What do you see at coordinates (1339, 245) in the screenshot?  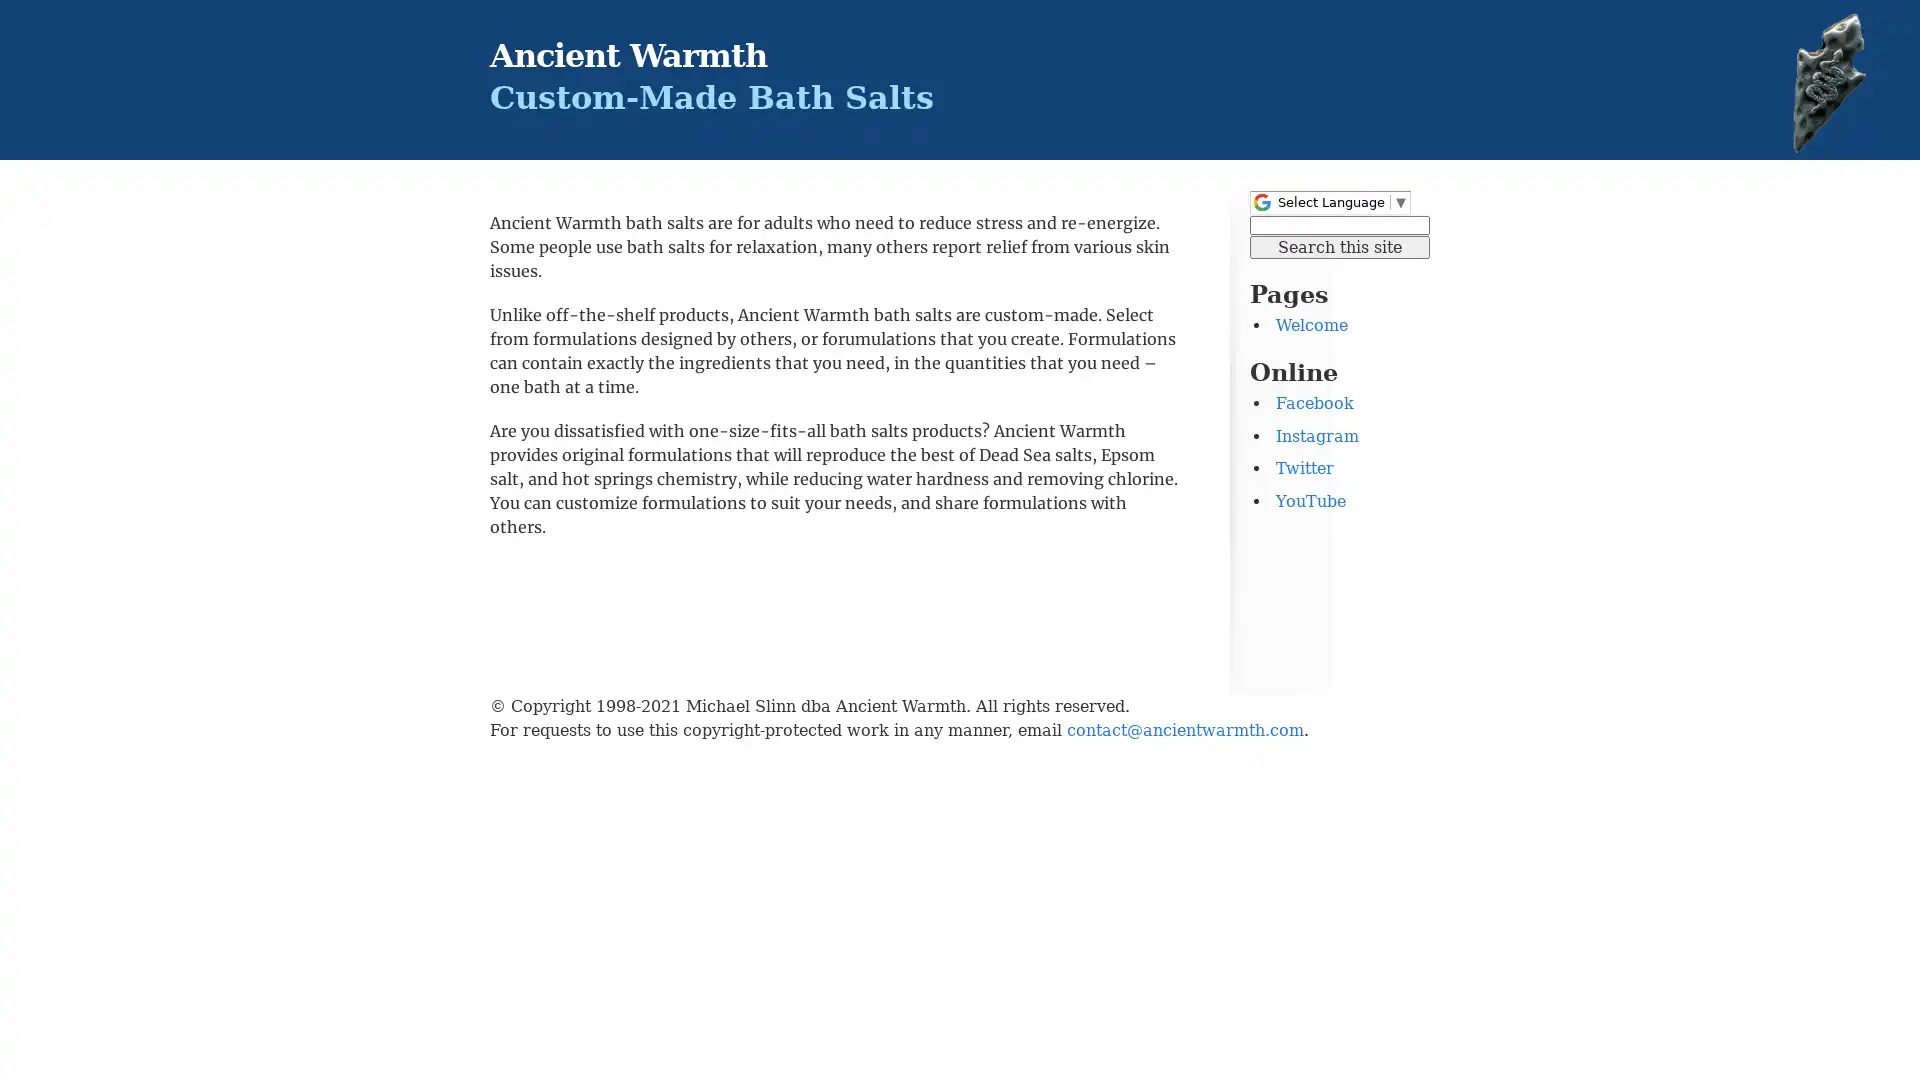 I see `Search this site` at bounding box center [1339, 245].